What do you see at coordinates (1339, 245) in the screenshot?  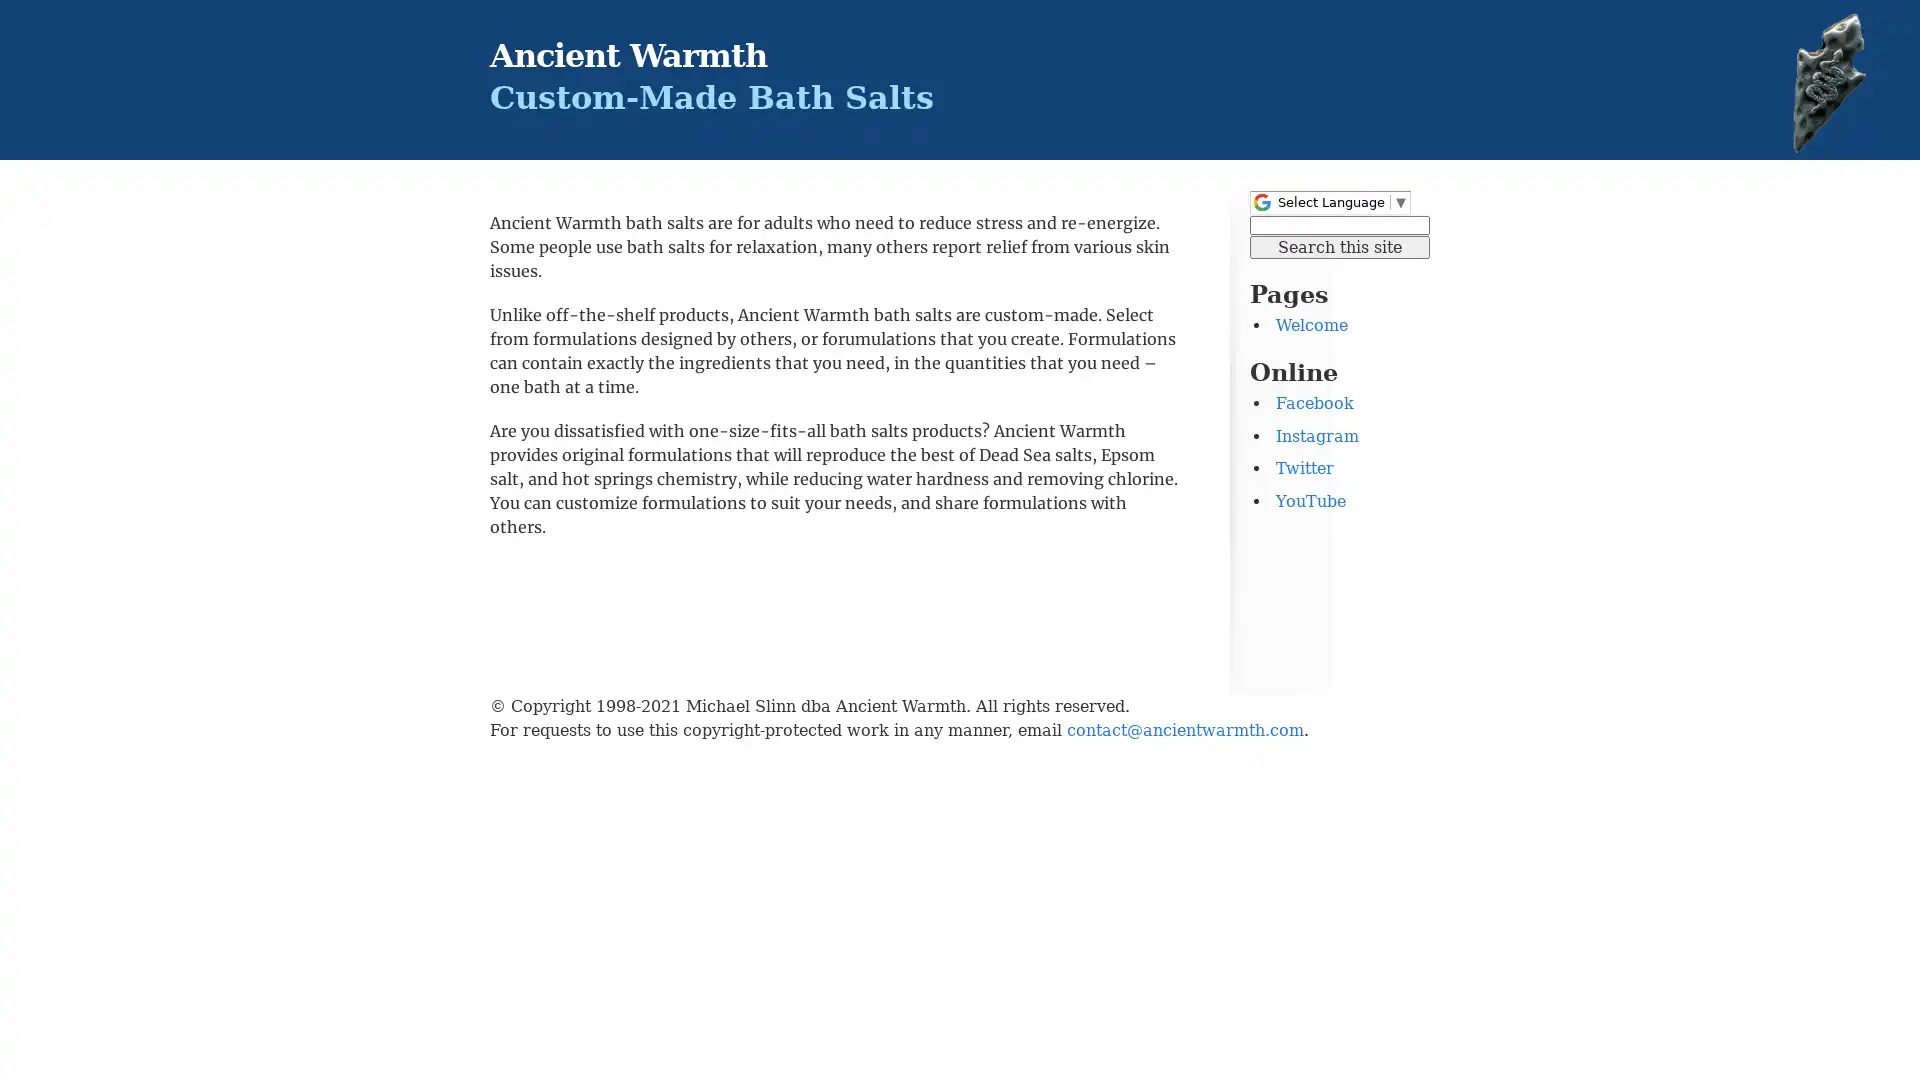 I see `Search this site` at bounding box center [1339, 245].